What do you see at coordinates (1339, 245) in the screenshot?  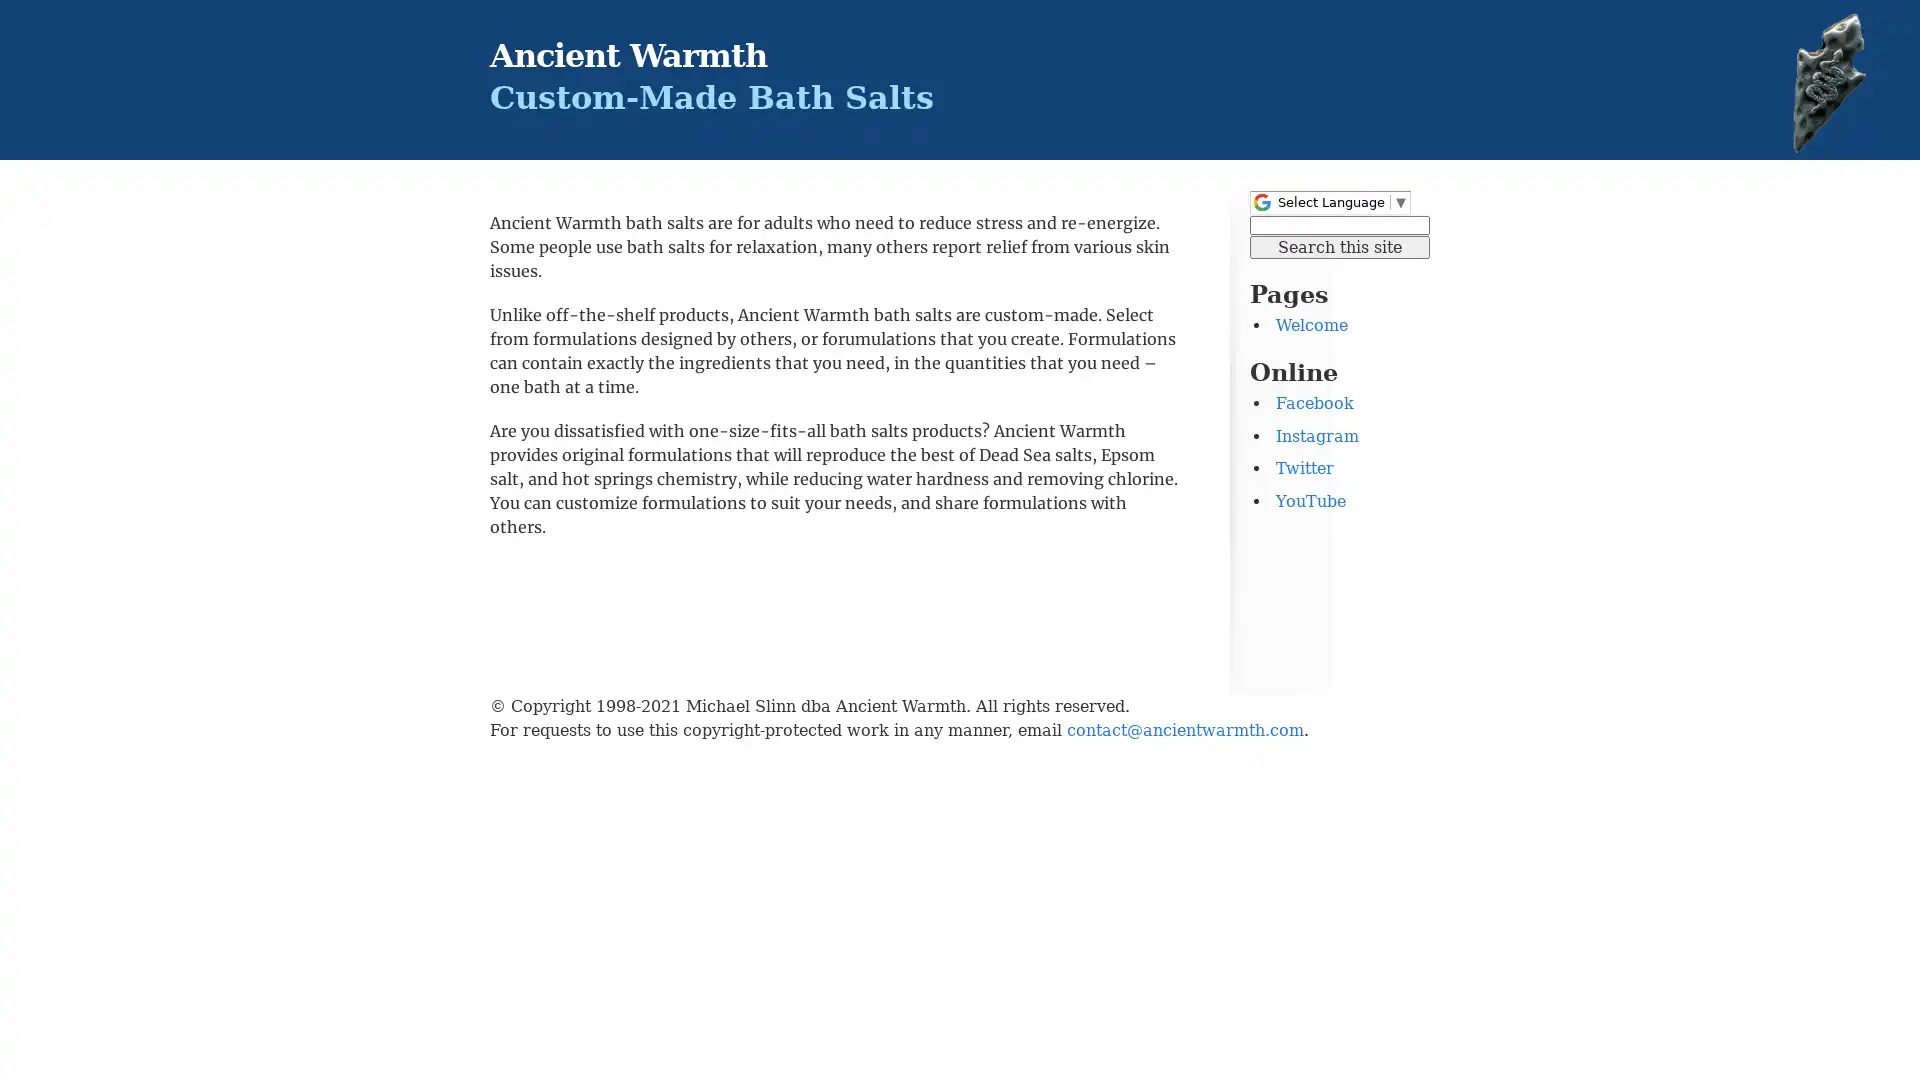 I see `Search this site` at bounding box center [1339, 245].